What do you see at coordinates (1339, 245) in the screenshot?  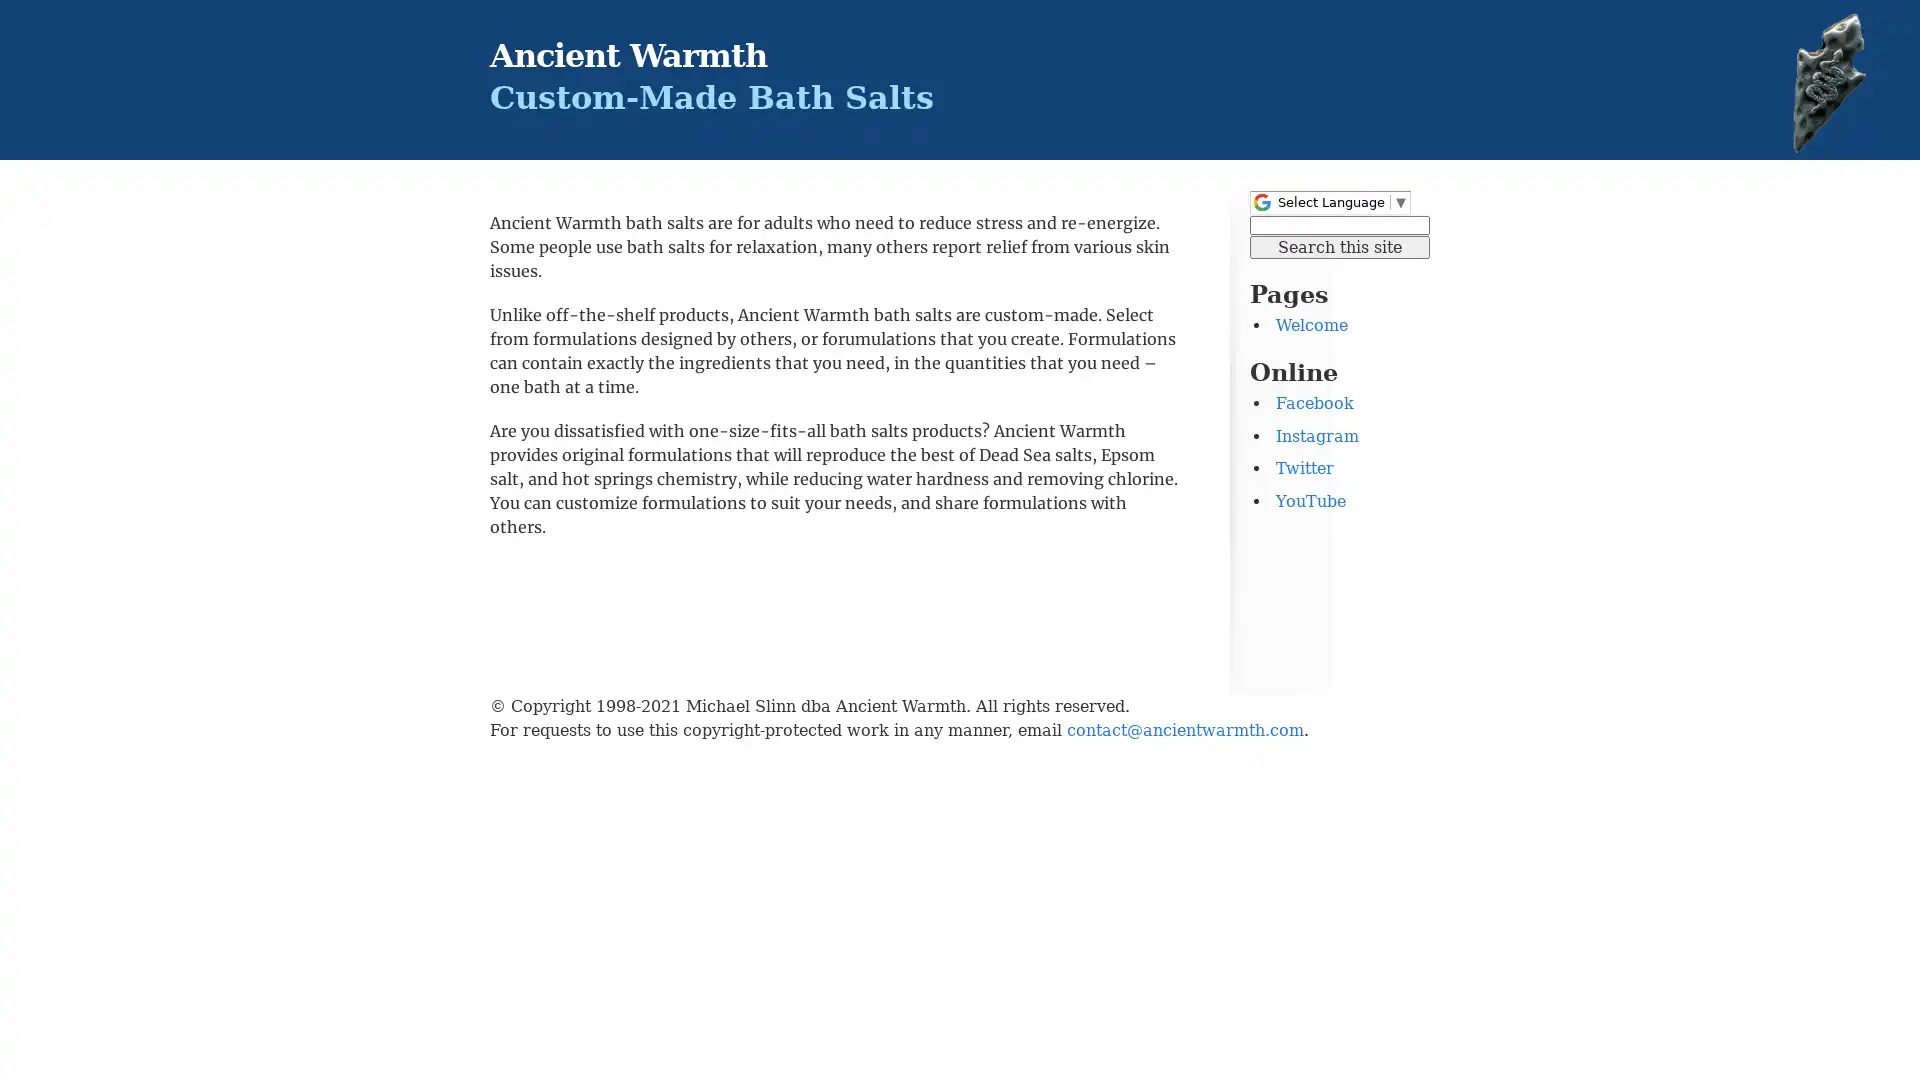 I see `Search this site` at bounding box center [1339, 245].